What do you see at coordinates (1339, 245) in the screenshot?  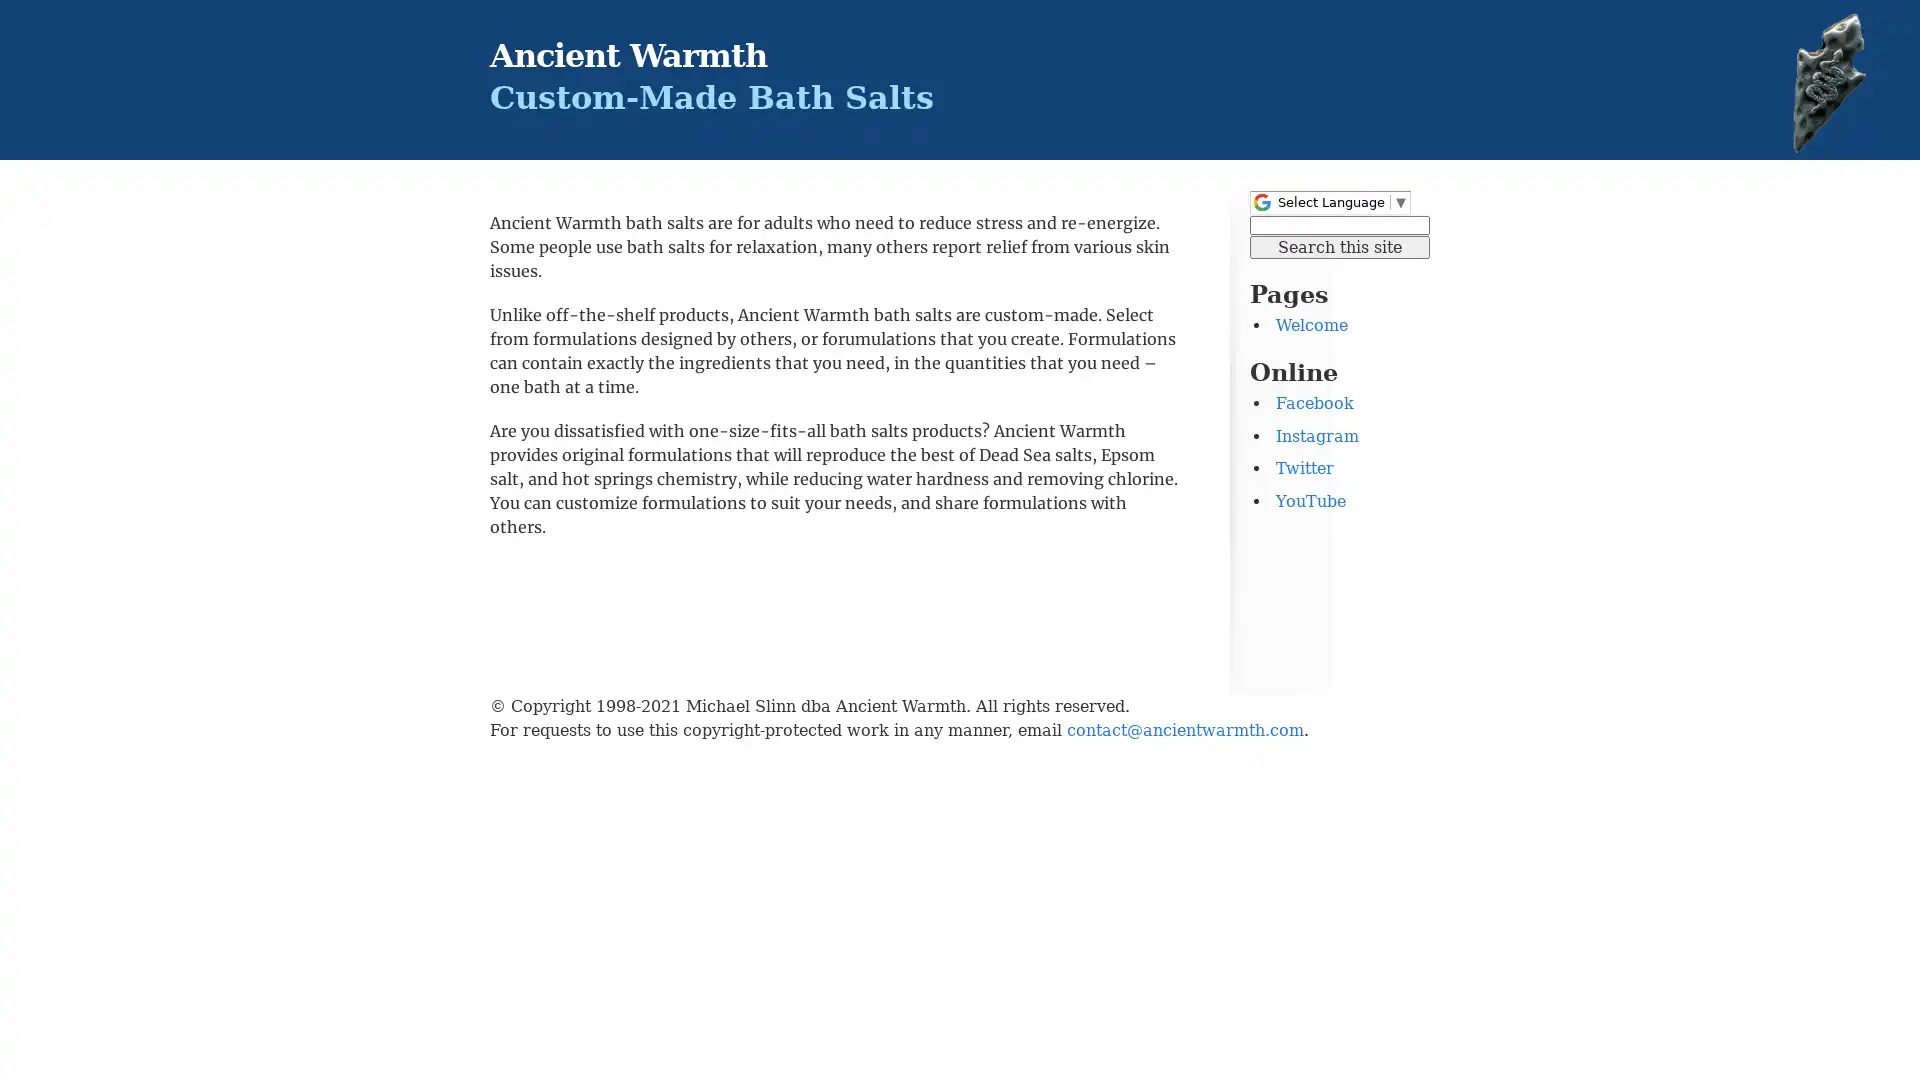 I see `Search this site` at bounding box center [1339, 245].